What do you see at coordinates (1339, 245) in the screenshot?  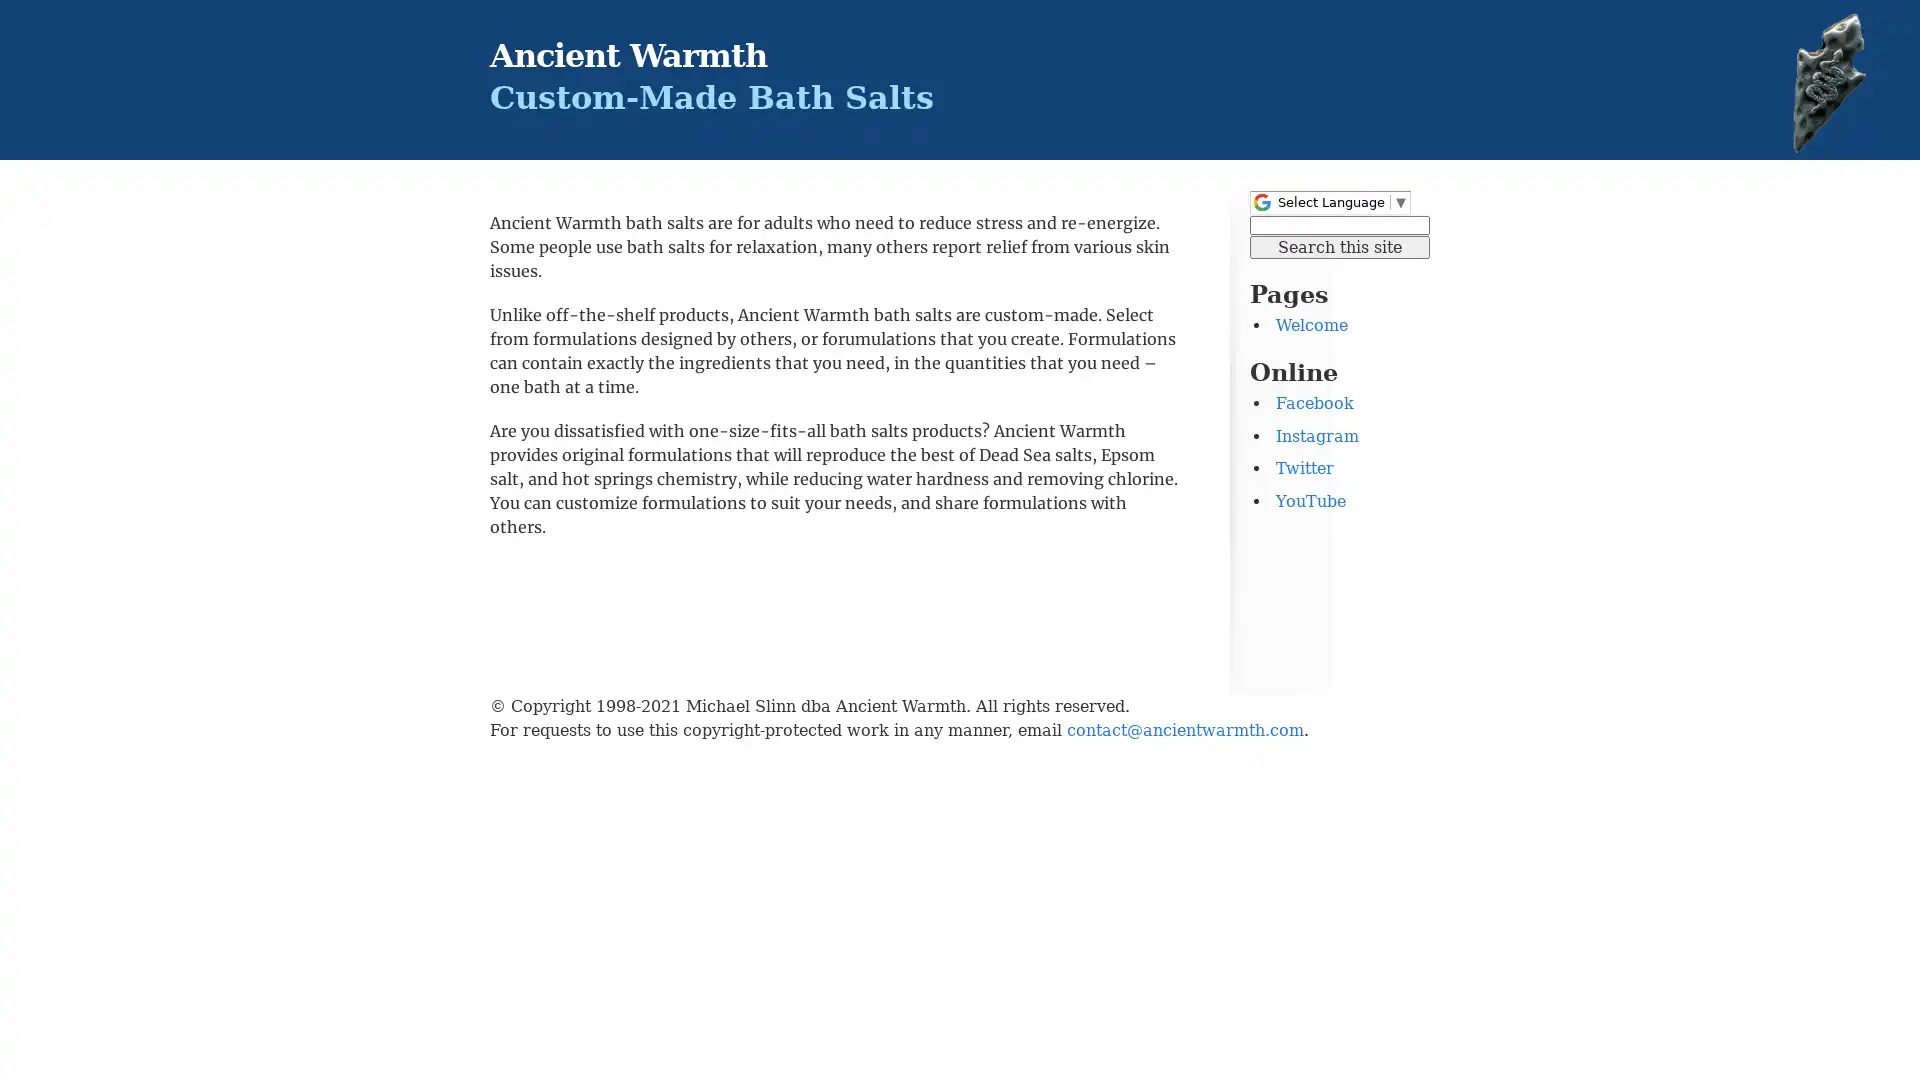 I see `Search this site` at bounding box center [1339, 245].